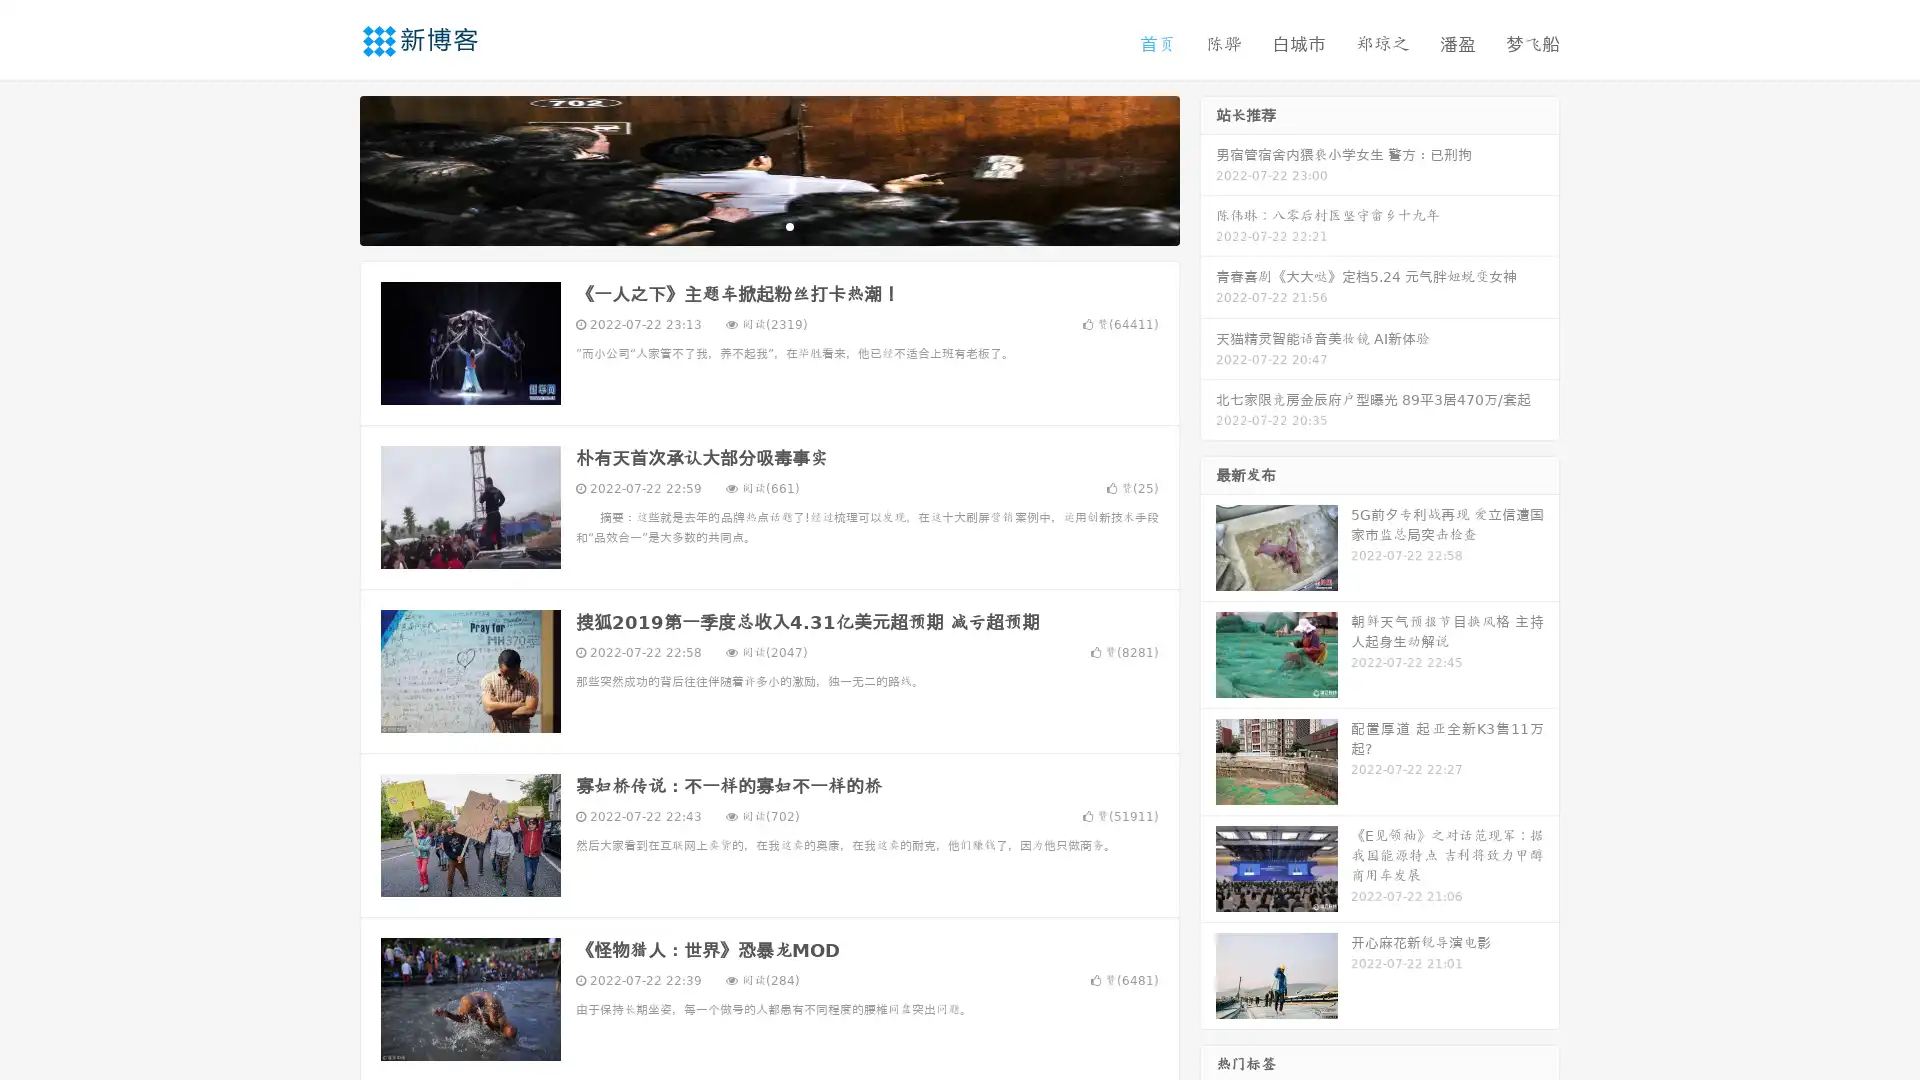 This screenshot has height=1080, width=1920. Describe the element at coordinates (748, 225) in the screenshot. I see `Go to slide 1` at that location.